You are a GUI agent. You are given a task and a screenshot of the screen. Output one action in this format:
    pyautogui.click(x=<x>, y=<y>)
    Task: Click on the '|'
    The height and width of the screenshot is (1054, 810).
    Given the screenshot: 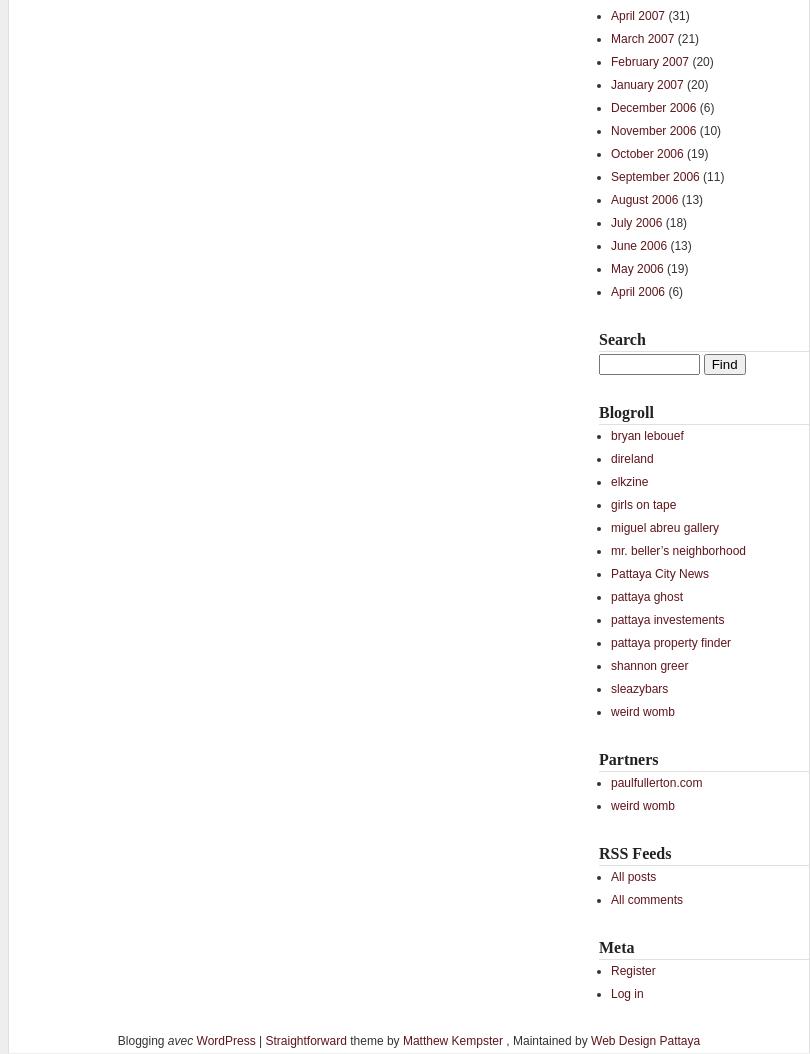 What is the action you would take?
    pyautogui.click(x=258, y=1040)
    